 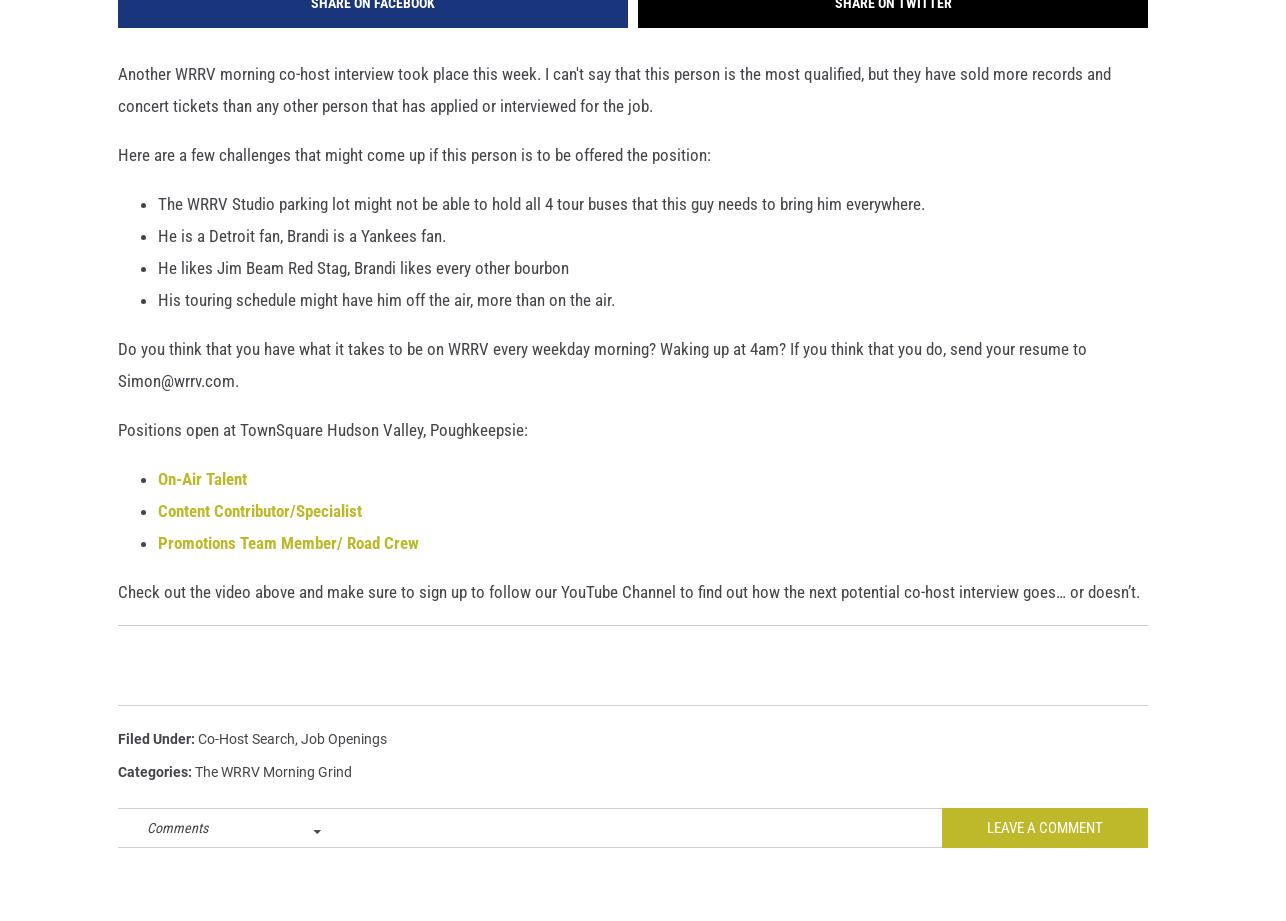 I want to click on 'He is a Detroit fan, Brandi is a Yankees fan.', so click(x=301, y=267).